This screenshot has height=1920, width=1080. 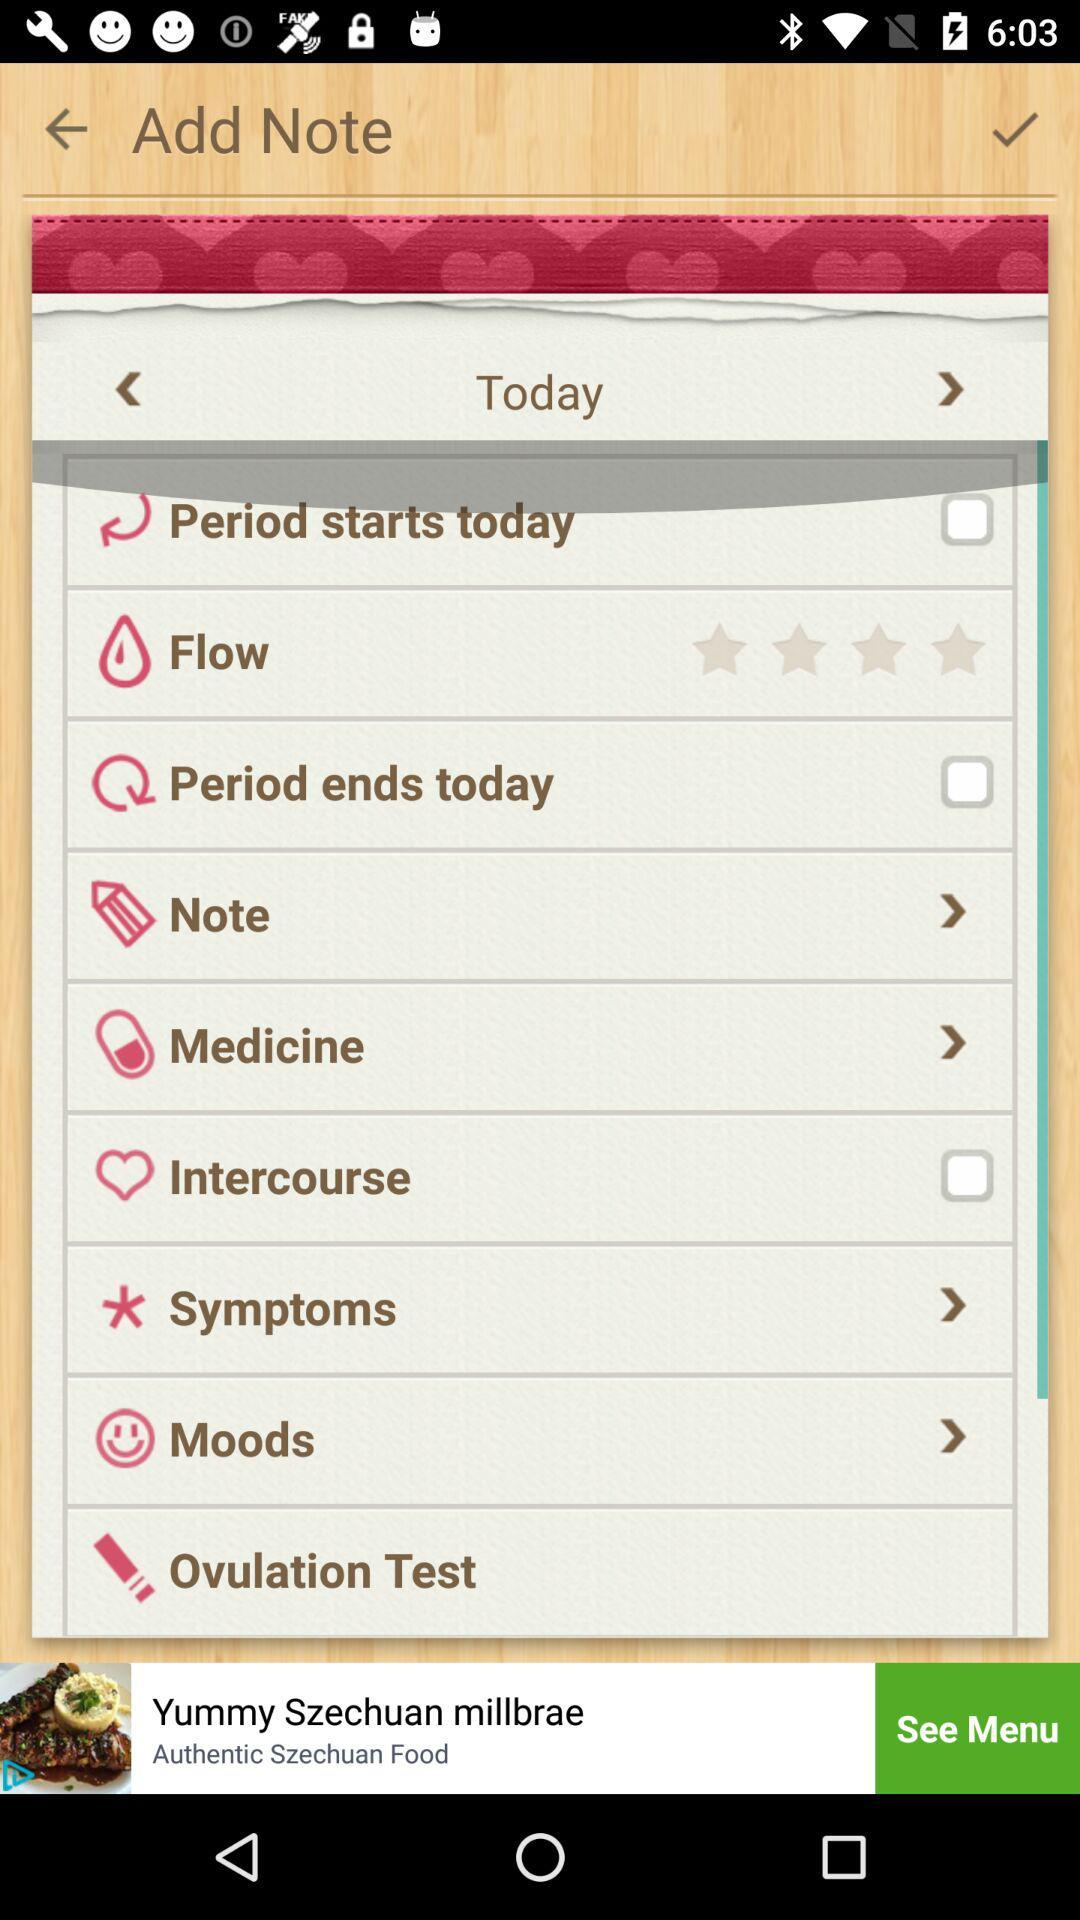 I want to click on the arrow_forward icon, so click(x=952, y=1030).